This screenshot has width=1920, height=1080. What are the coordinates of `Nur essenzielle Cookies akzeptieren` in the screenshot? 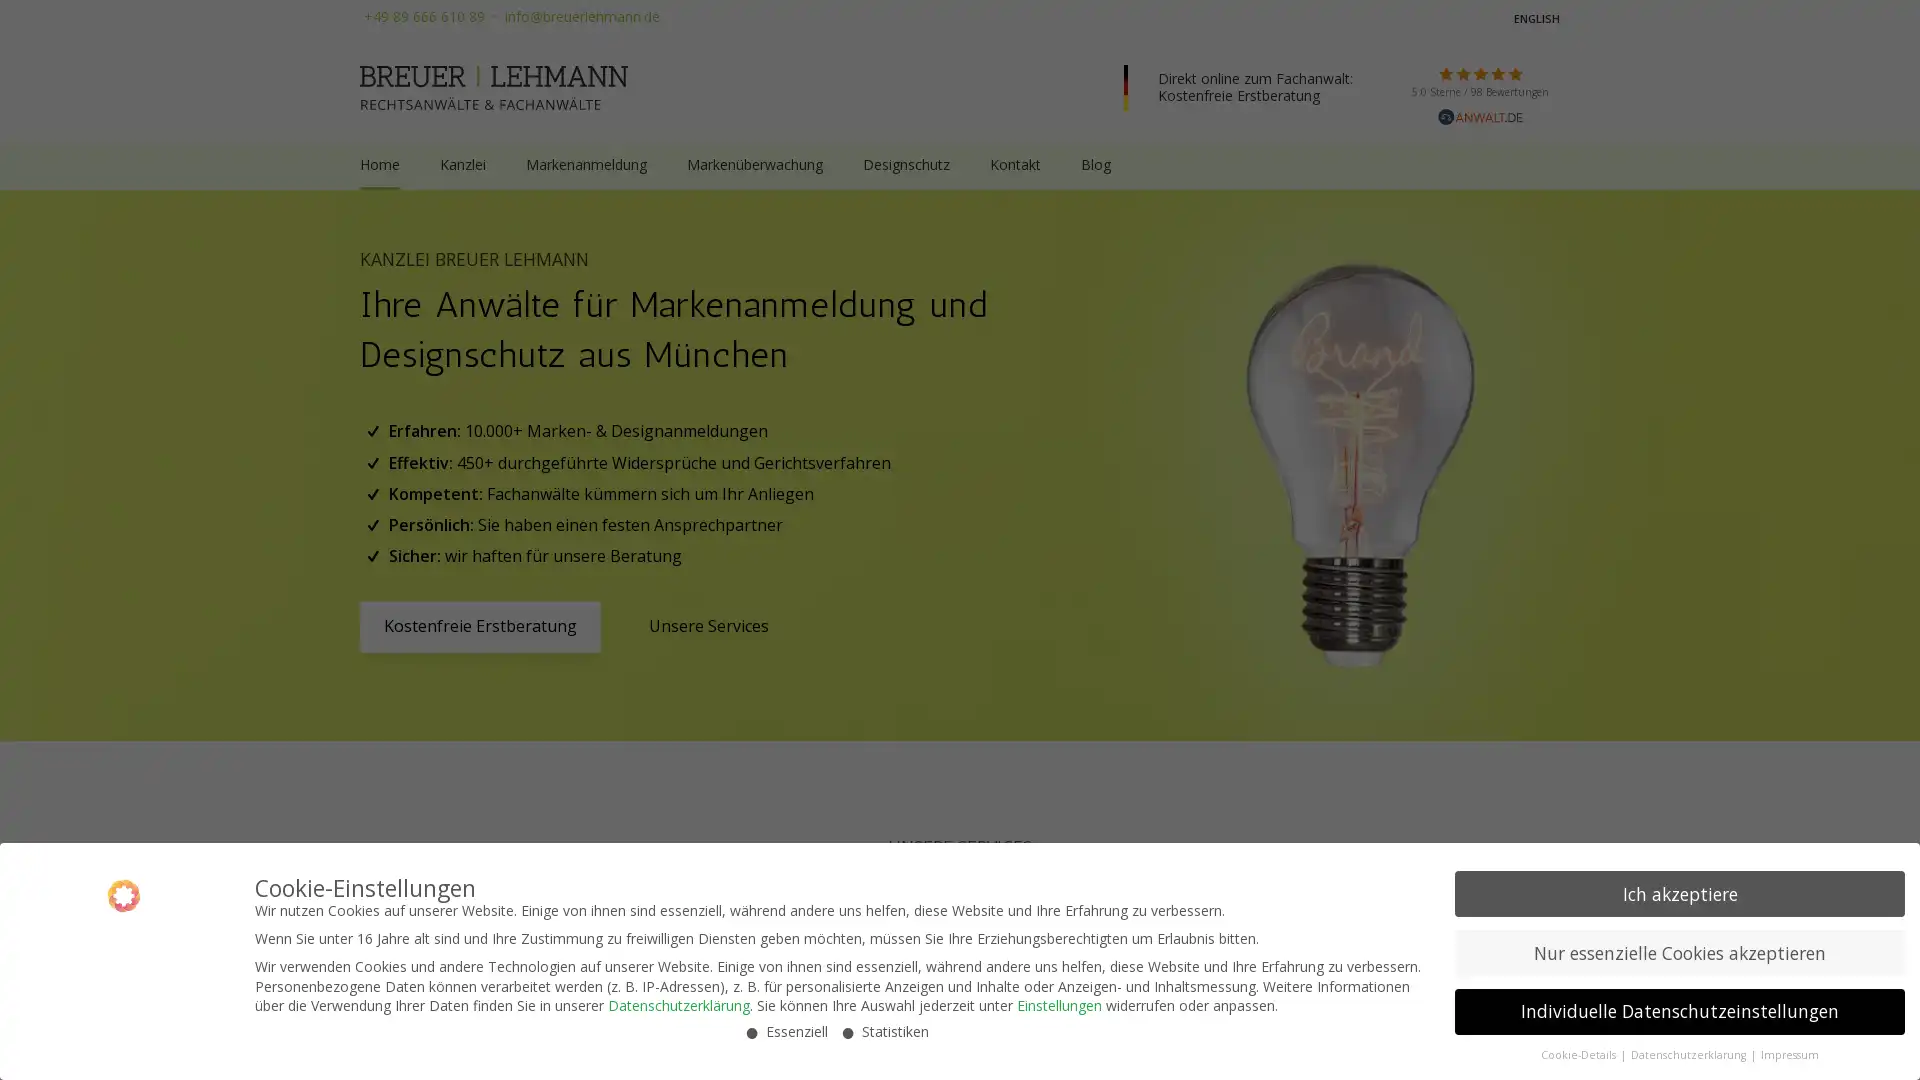 It's located at (1680, 951).